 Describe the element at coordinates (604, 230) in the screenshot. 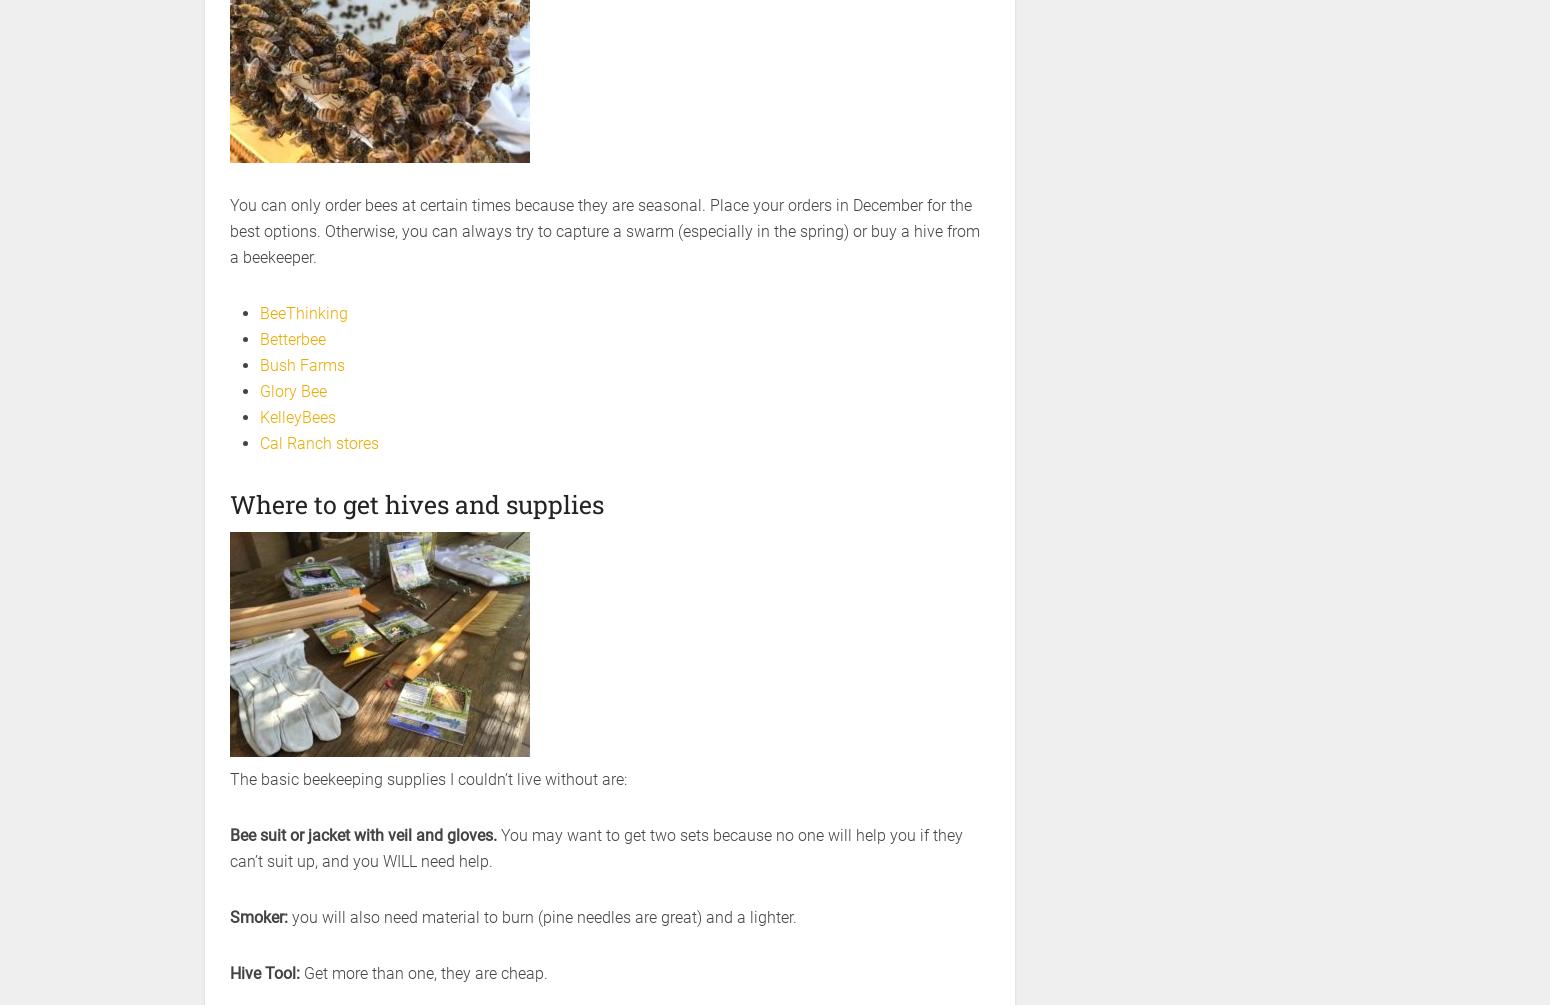

I see `'You can only order bees at certain times because they are seasonal. Place your orders in December for the best options. Otherwise, you can always try to capture a swarm (especially in the spring) or buy a hive from a beekeeper.'` at that location.